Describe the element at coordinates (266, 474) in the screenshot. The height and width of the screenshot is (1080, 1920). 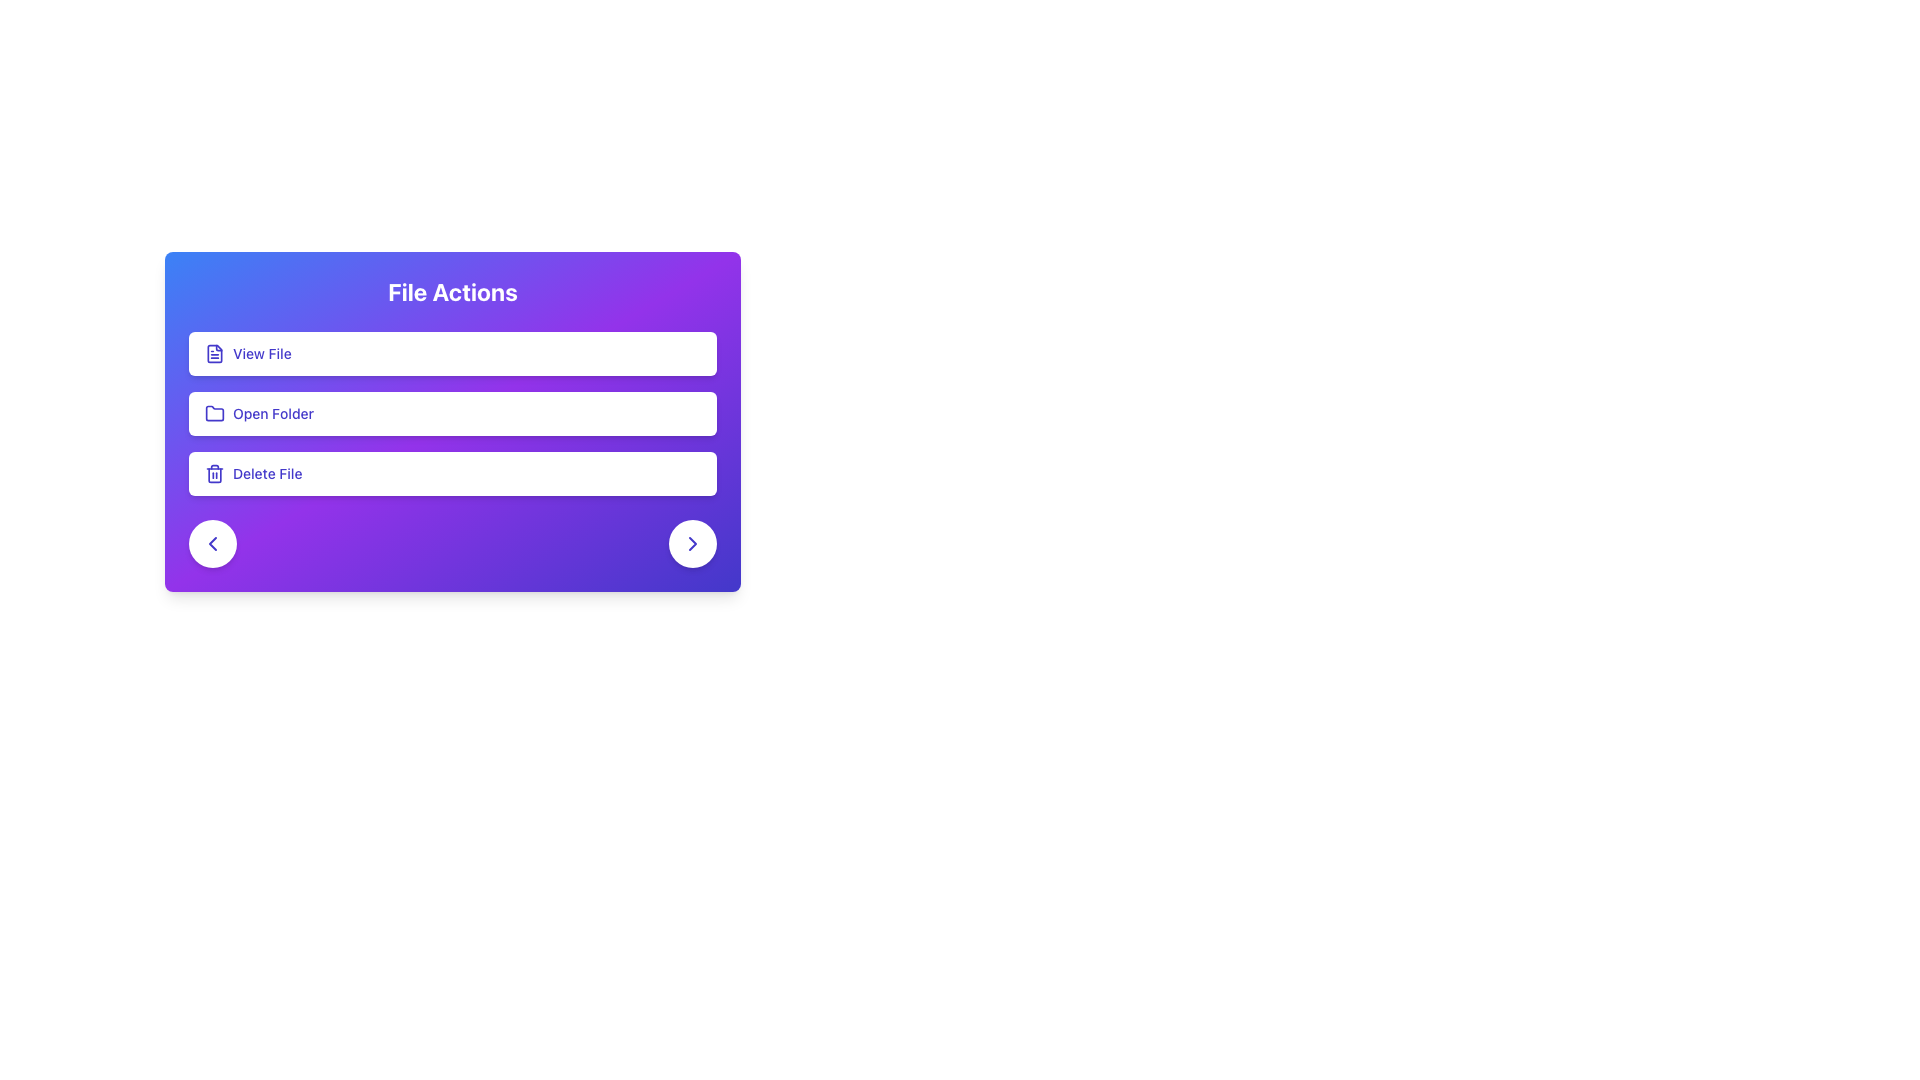
I see `the 'Delete File' button associated with the text label in the 'File Actions' section, located below the 'View File' and 'Open Folder' buttons` at that location.